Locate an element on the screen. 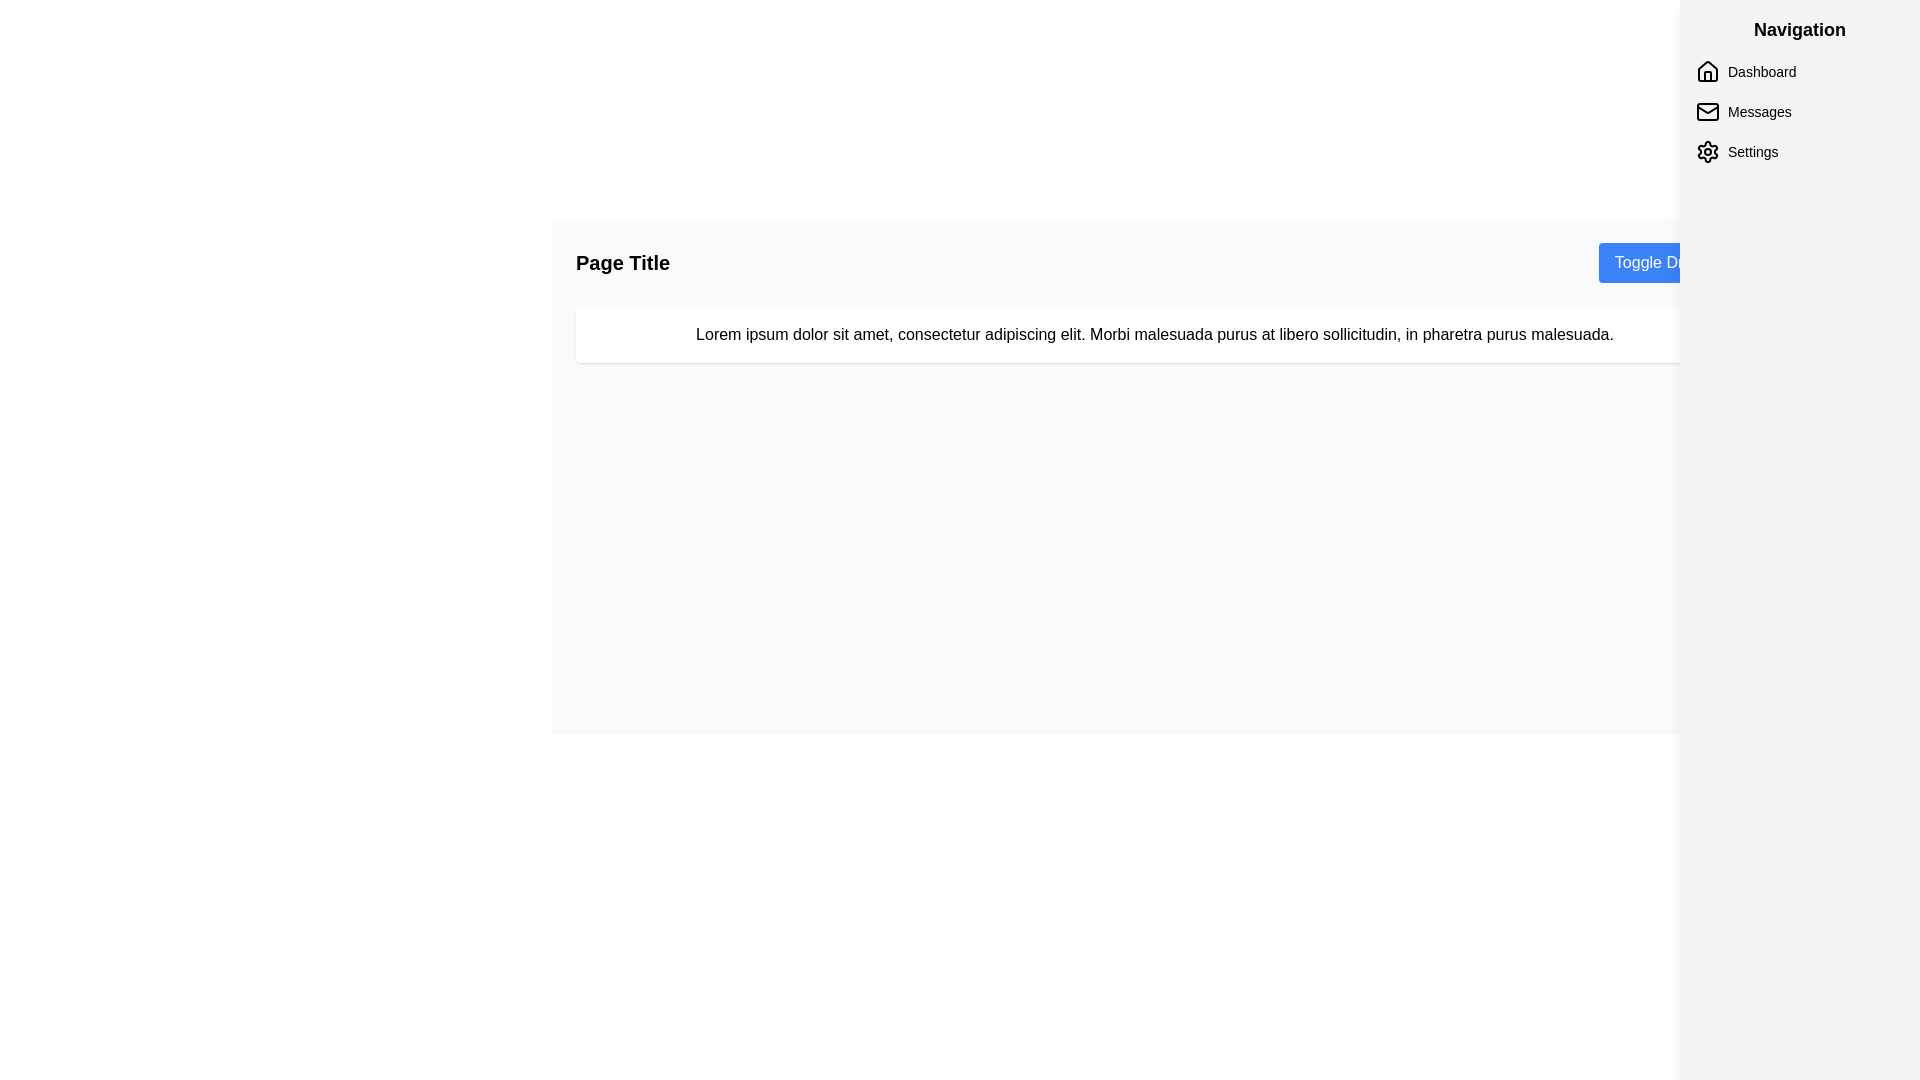  the 'Dashboard' text label located in the vertical navigation menu on the right side of the interface is located at coordinates (1762, 71).